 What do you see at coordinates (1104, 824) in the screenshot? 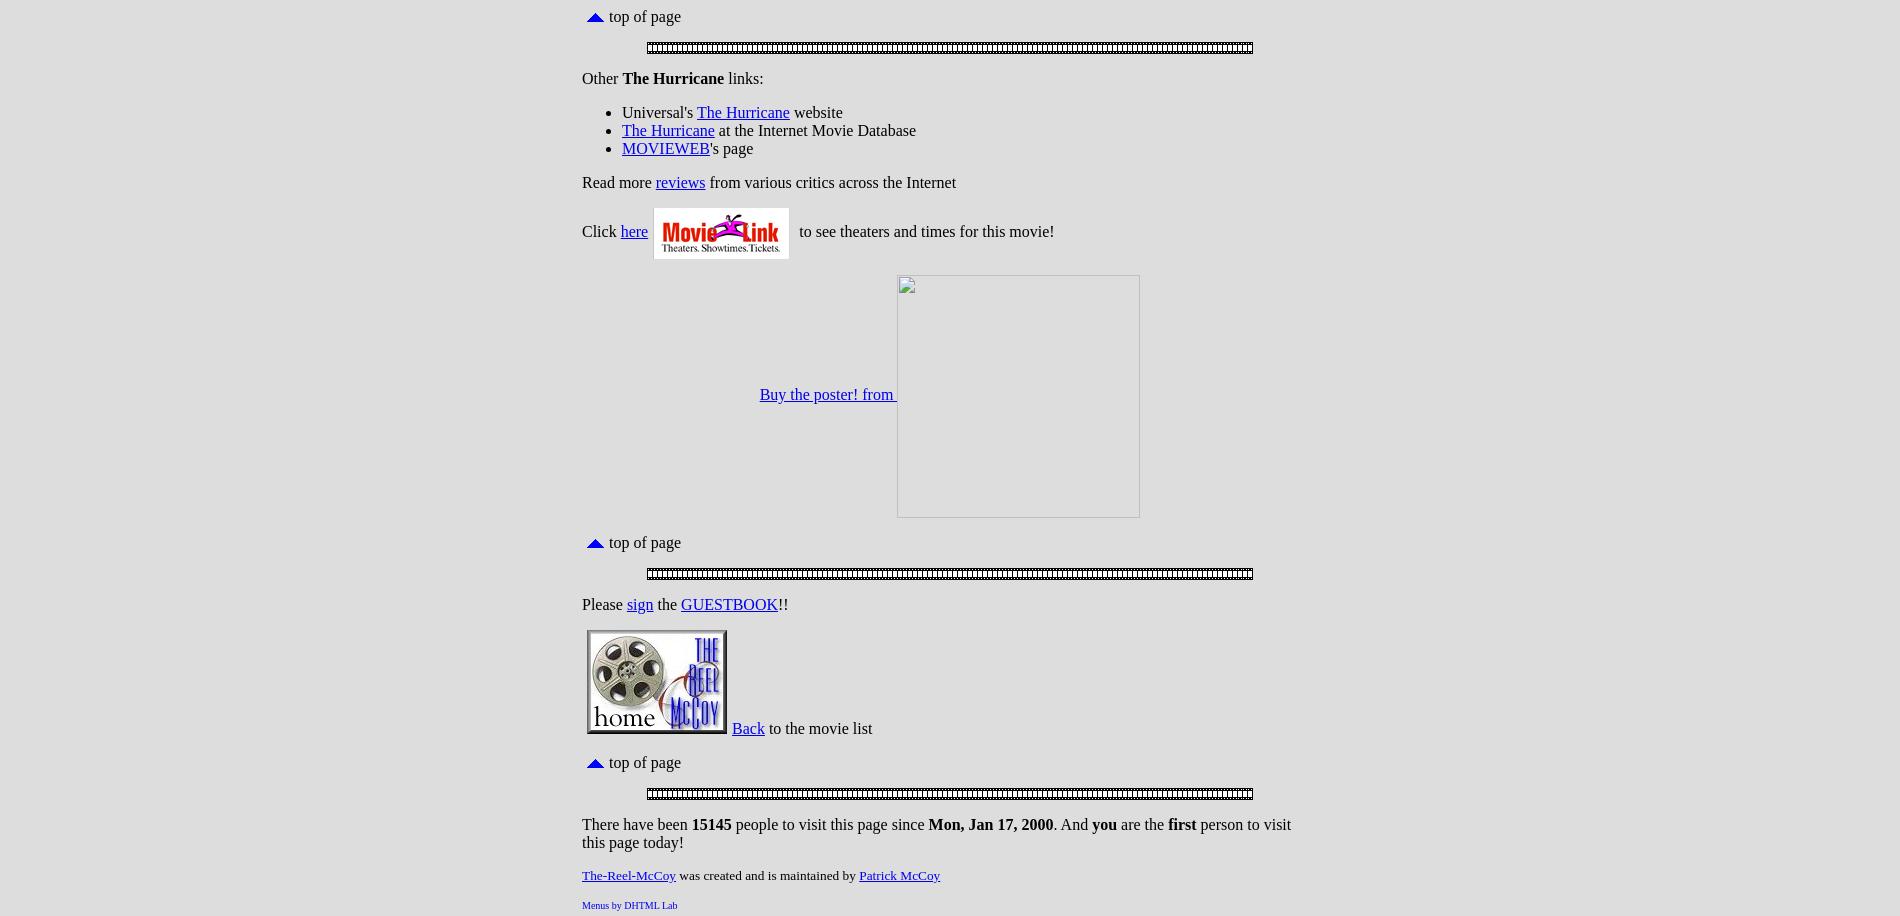
I see `'you'` at bounding box center [1104, 824].